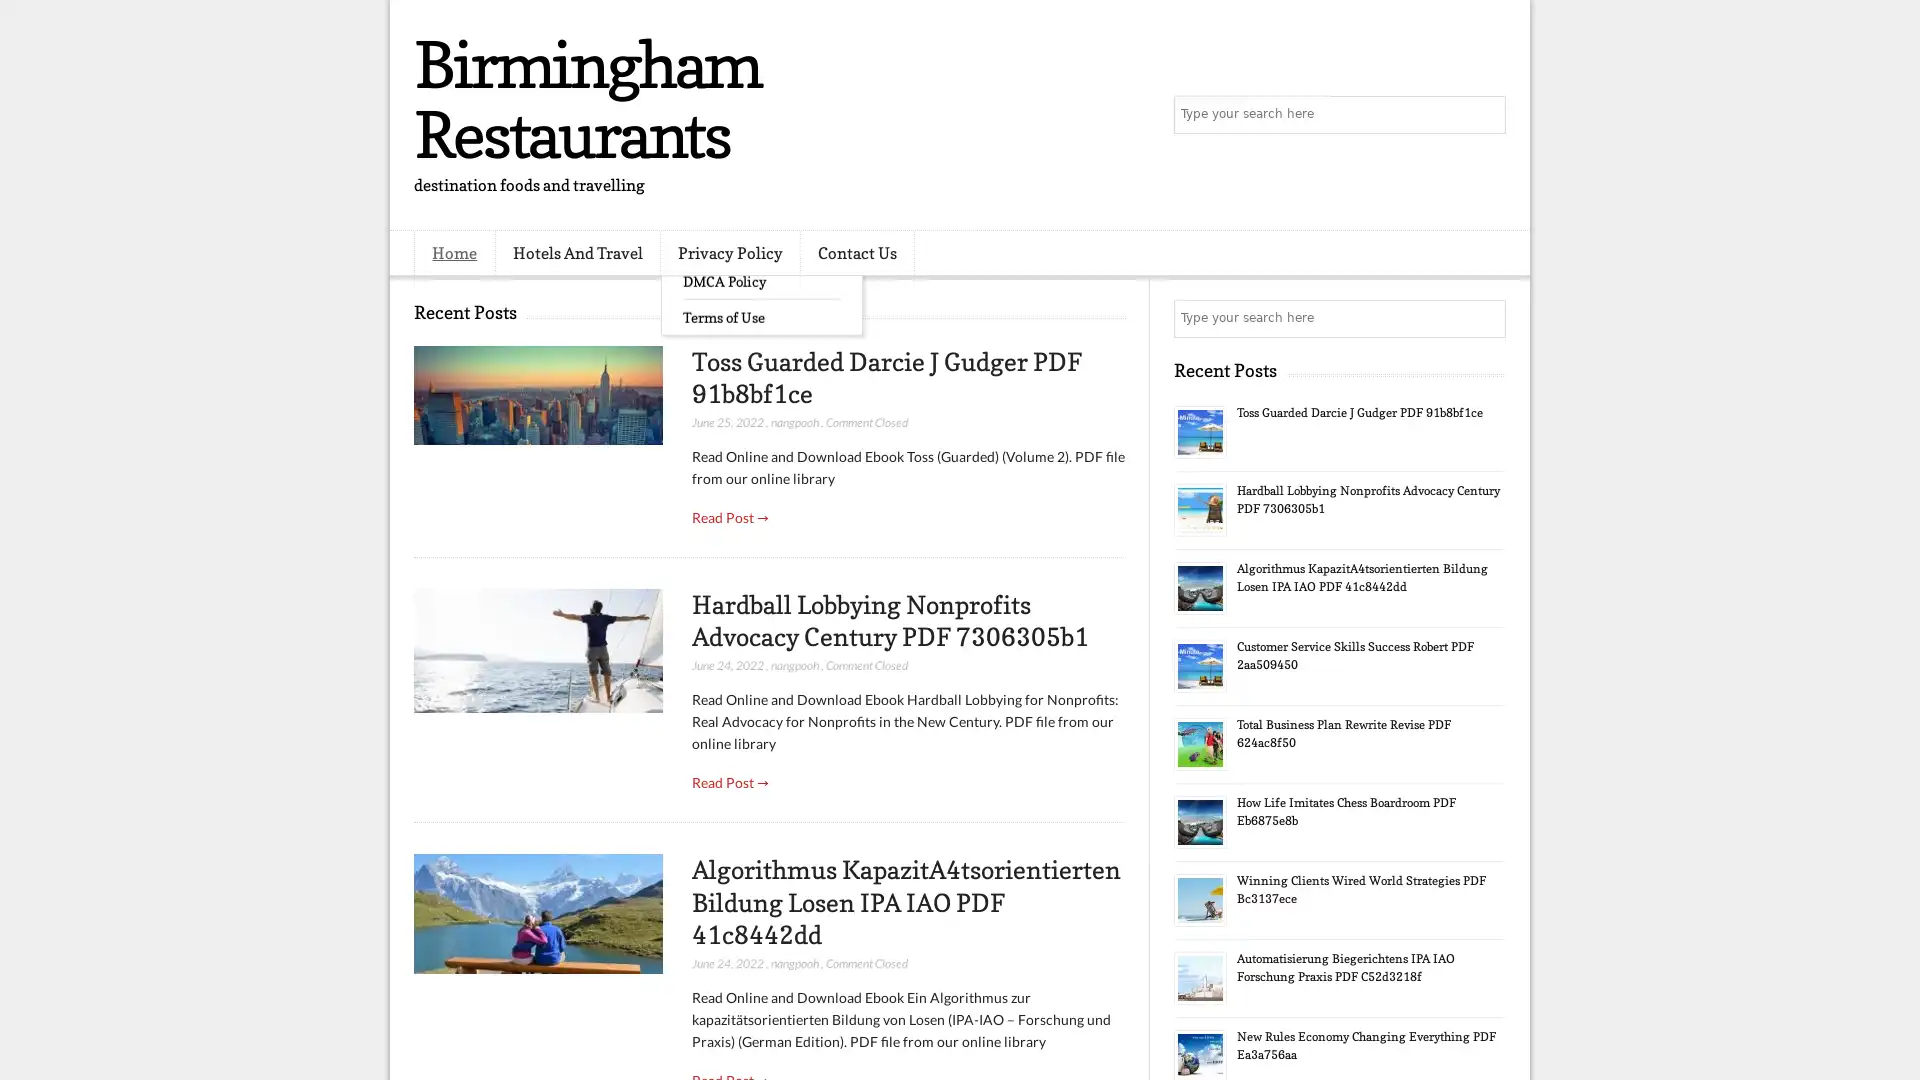 This screenshot has height=1080, width=1920. What do you see at coordinates (1485, 318) in the screenshot?
I see `Search` at bounding box center [1485, 318].